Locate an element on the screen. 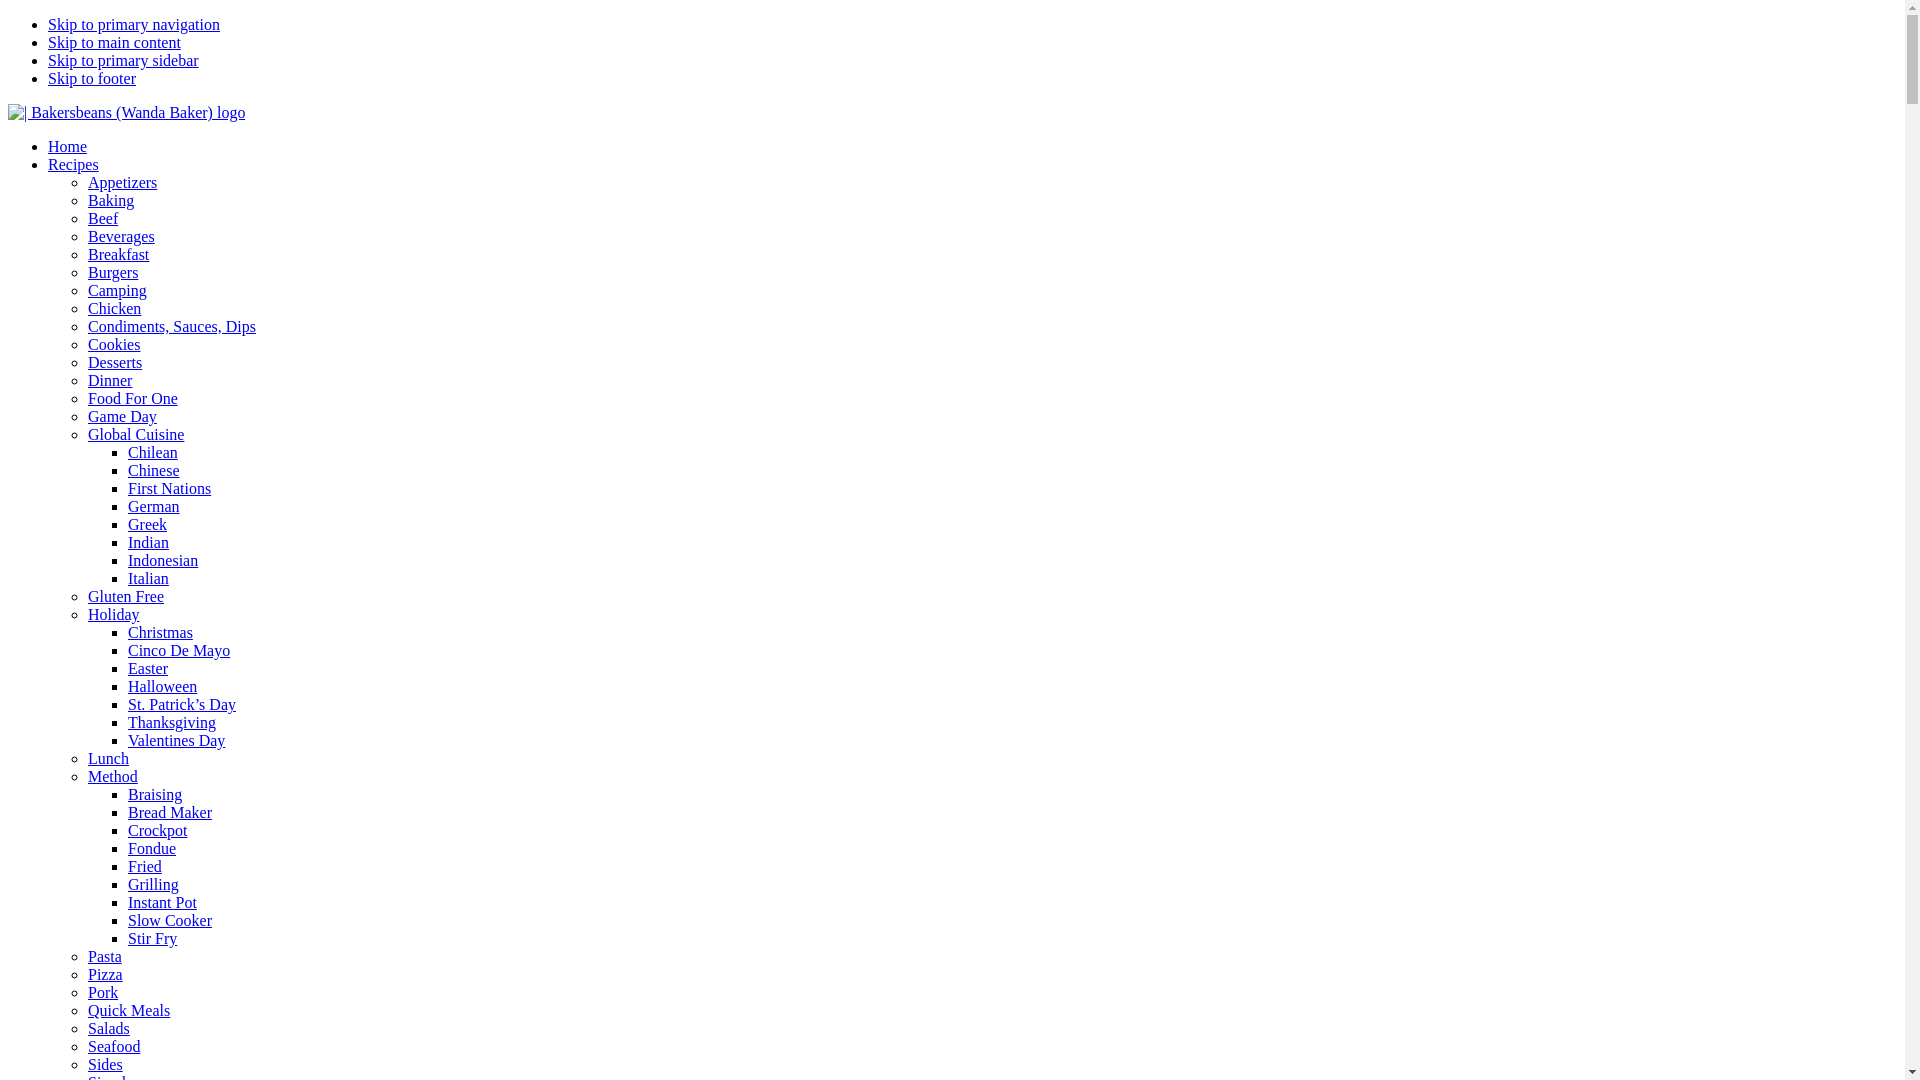 Image resolution: width=1920 pixels, height=1080 pixels. 'Salads' is located at coordinates (108, 1028).